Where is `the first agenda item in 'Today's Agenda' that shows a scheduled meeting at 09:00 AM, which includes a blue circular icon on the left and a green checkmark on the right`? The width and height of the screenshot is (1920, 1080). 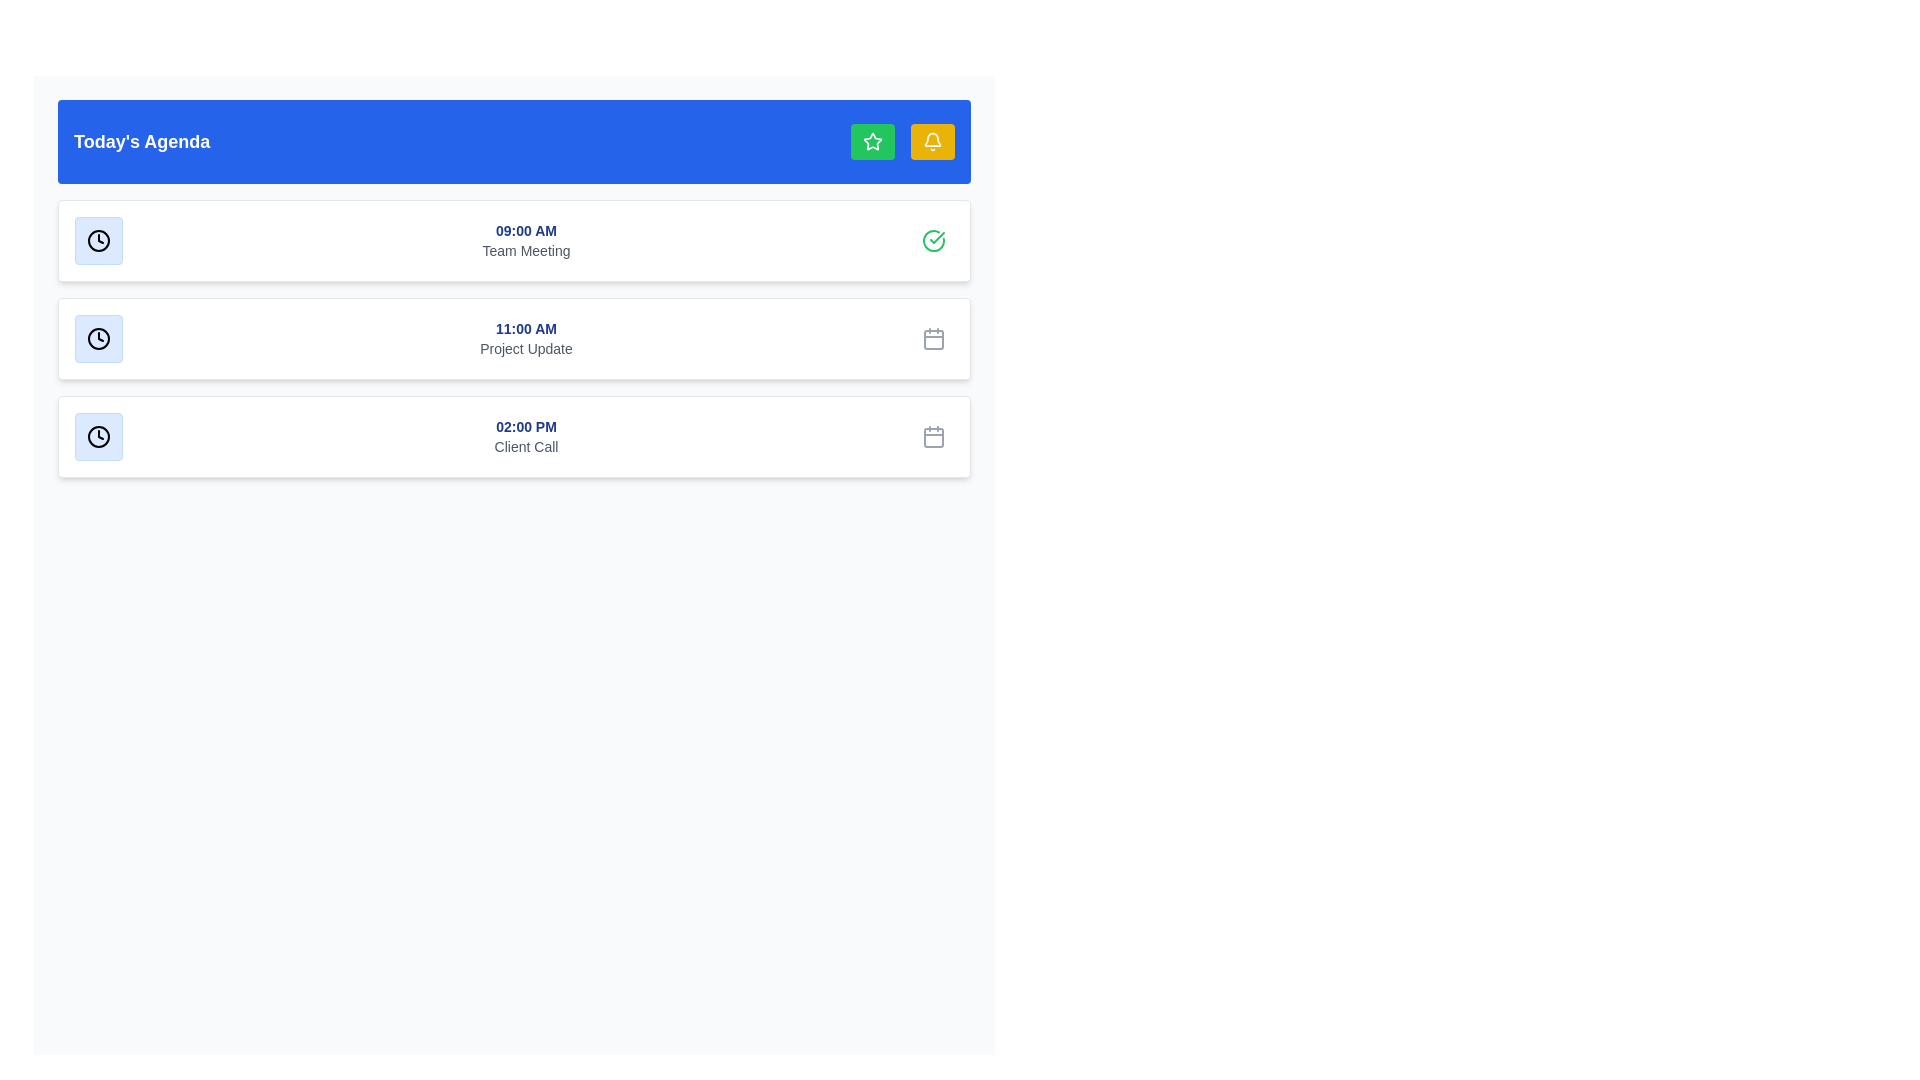
the first agenda item in 'Today's Agenda' that shows a scheduled meeting at 09:00 AM, which includes a blue circular icon on the left and a green checkmark on the right is located at coordinates (514, 239).